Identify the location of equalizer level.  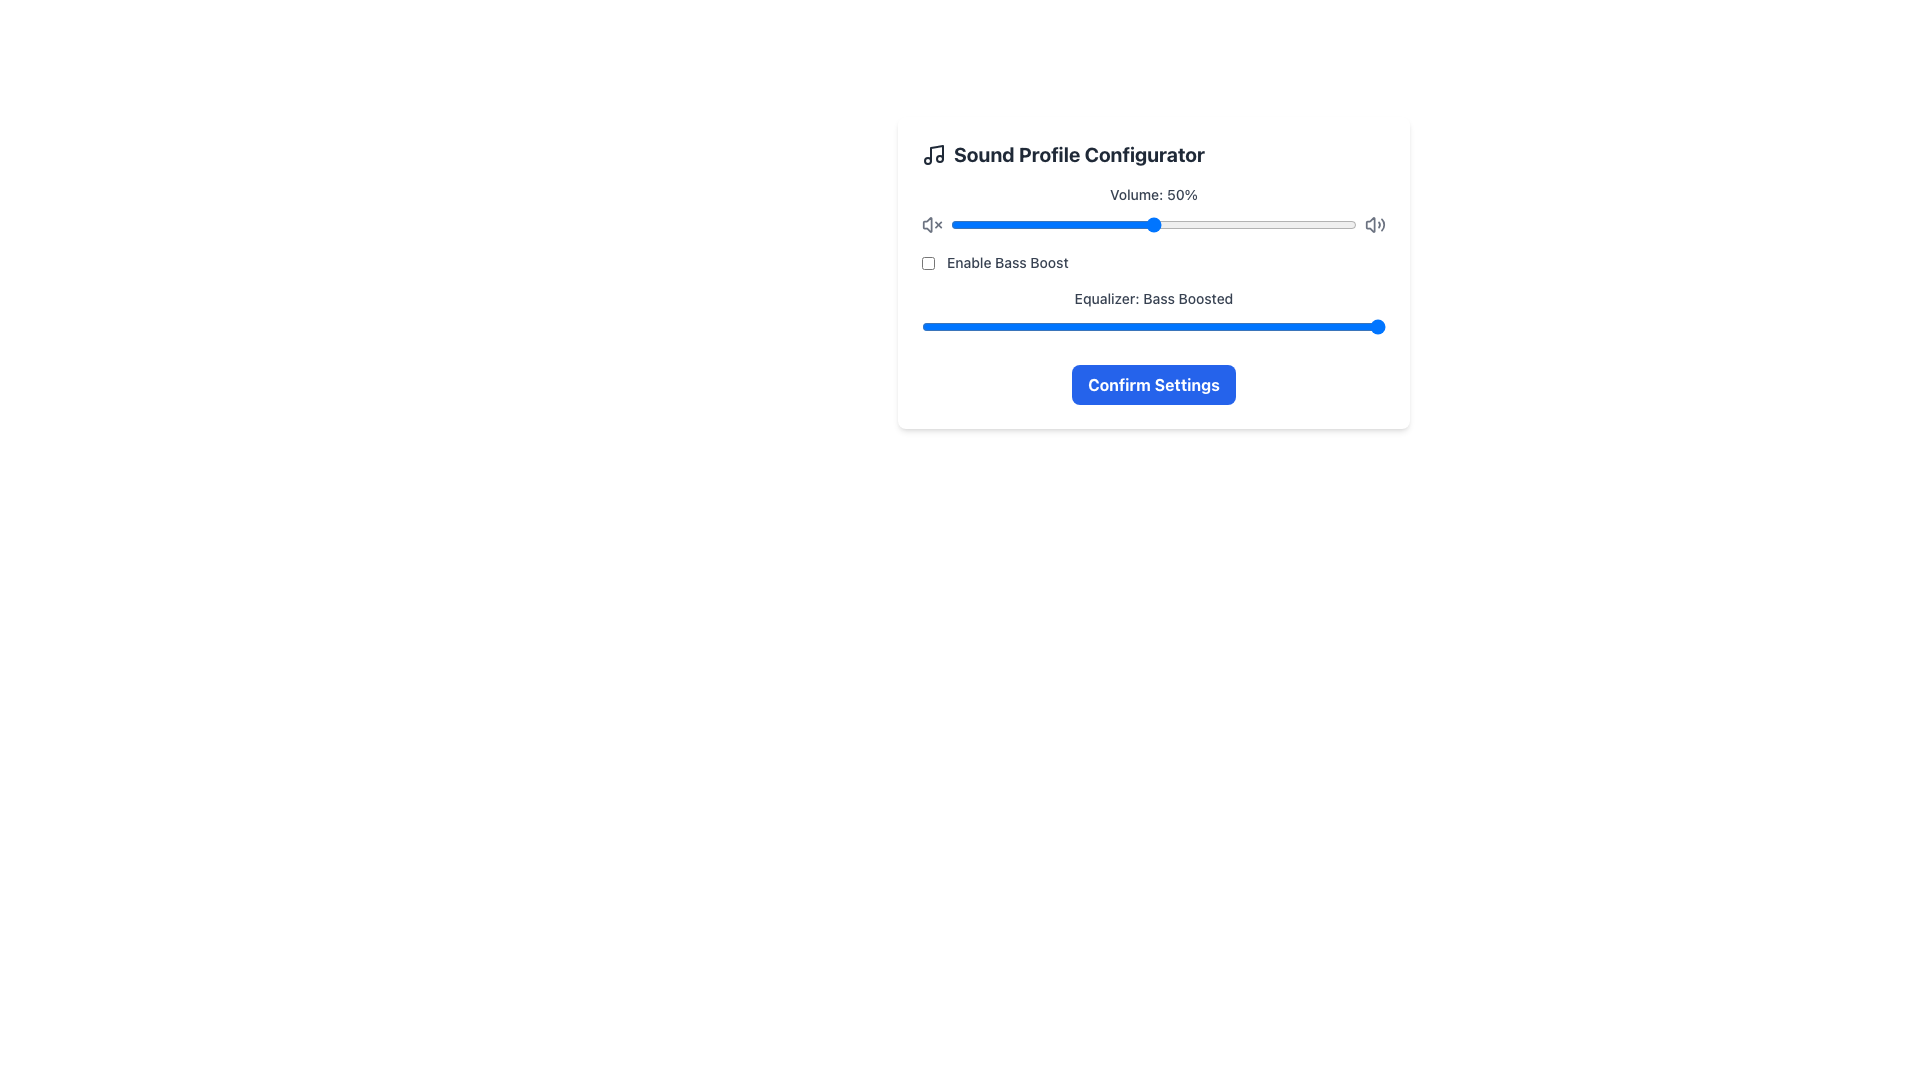
(1230, 326).